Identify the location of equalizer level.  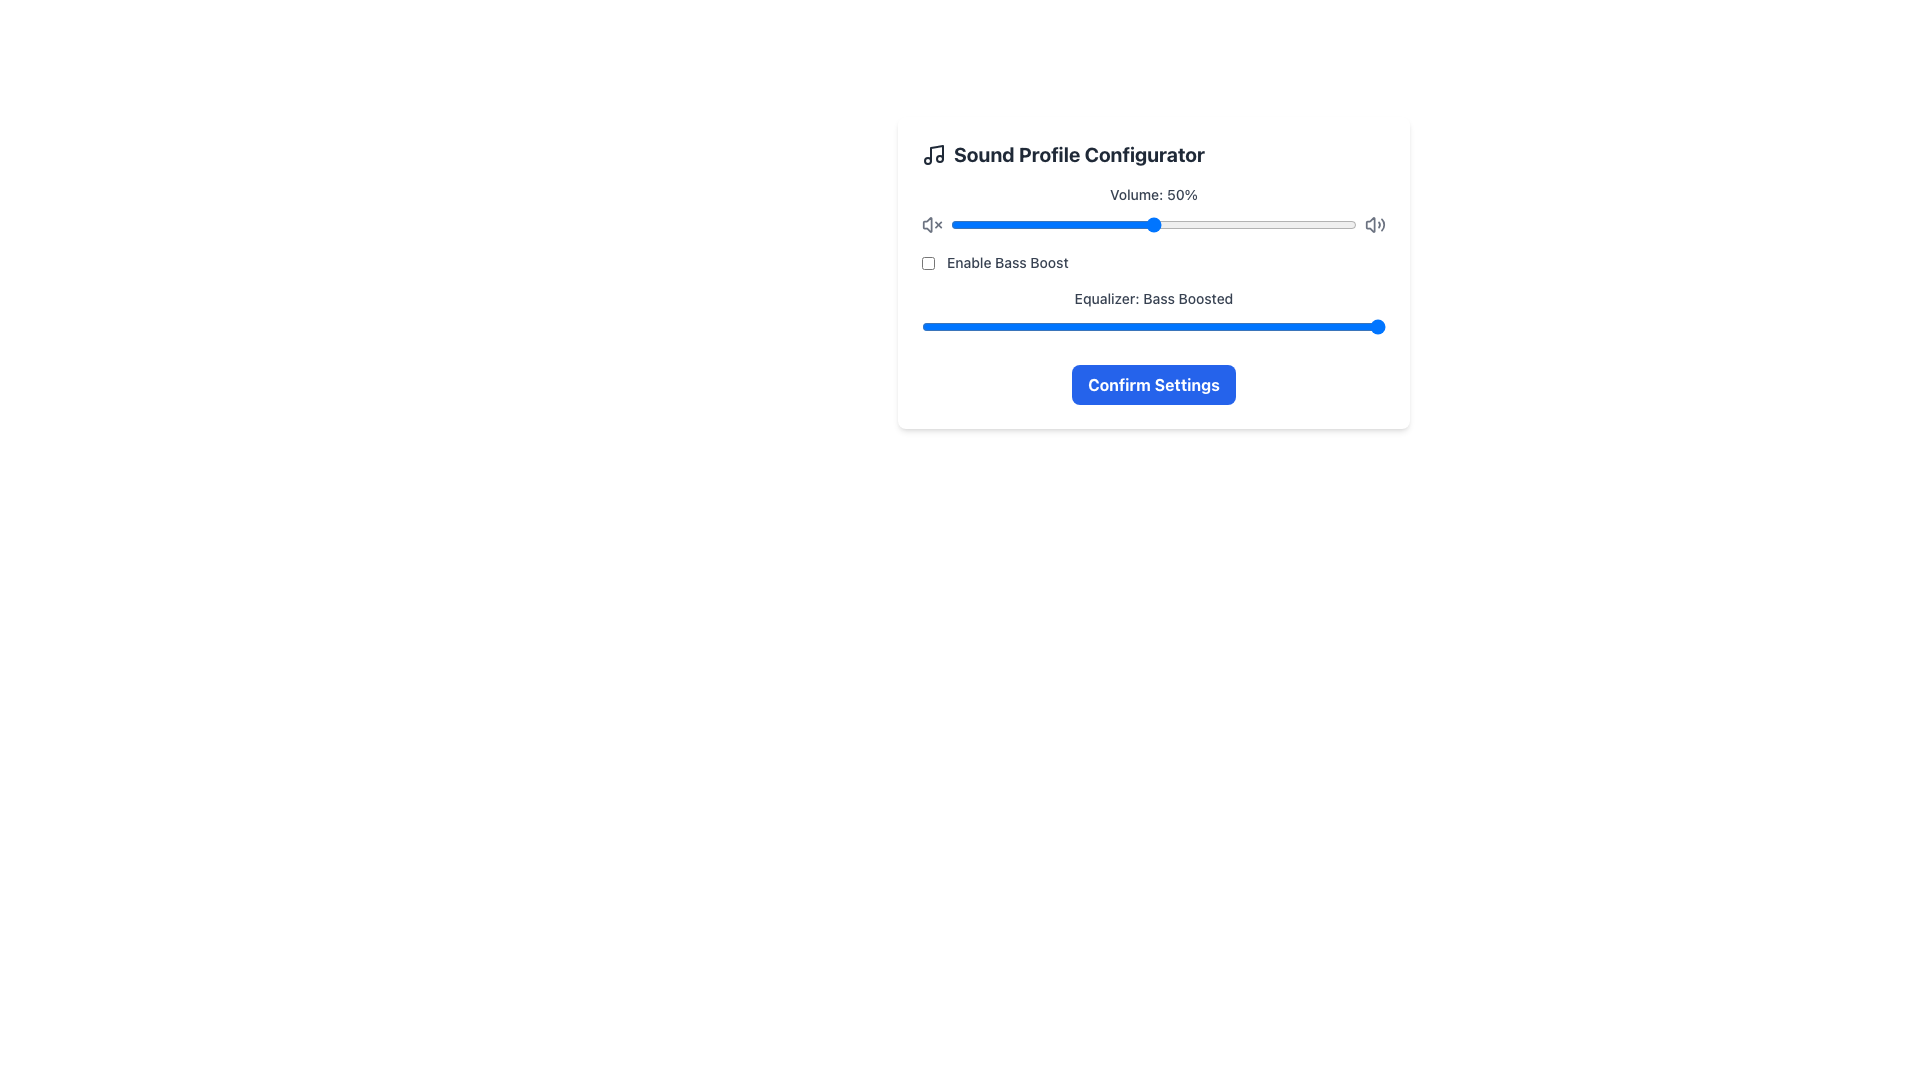
(1230, 326).